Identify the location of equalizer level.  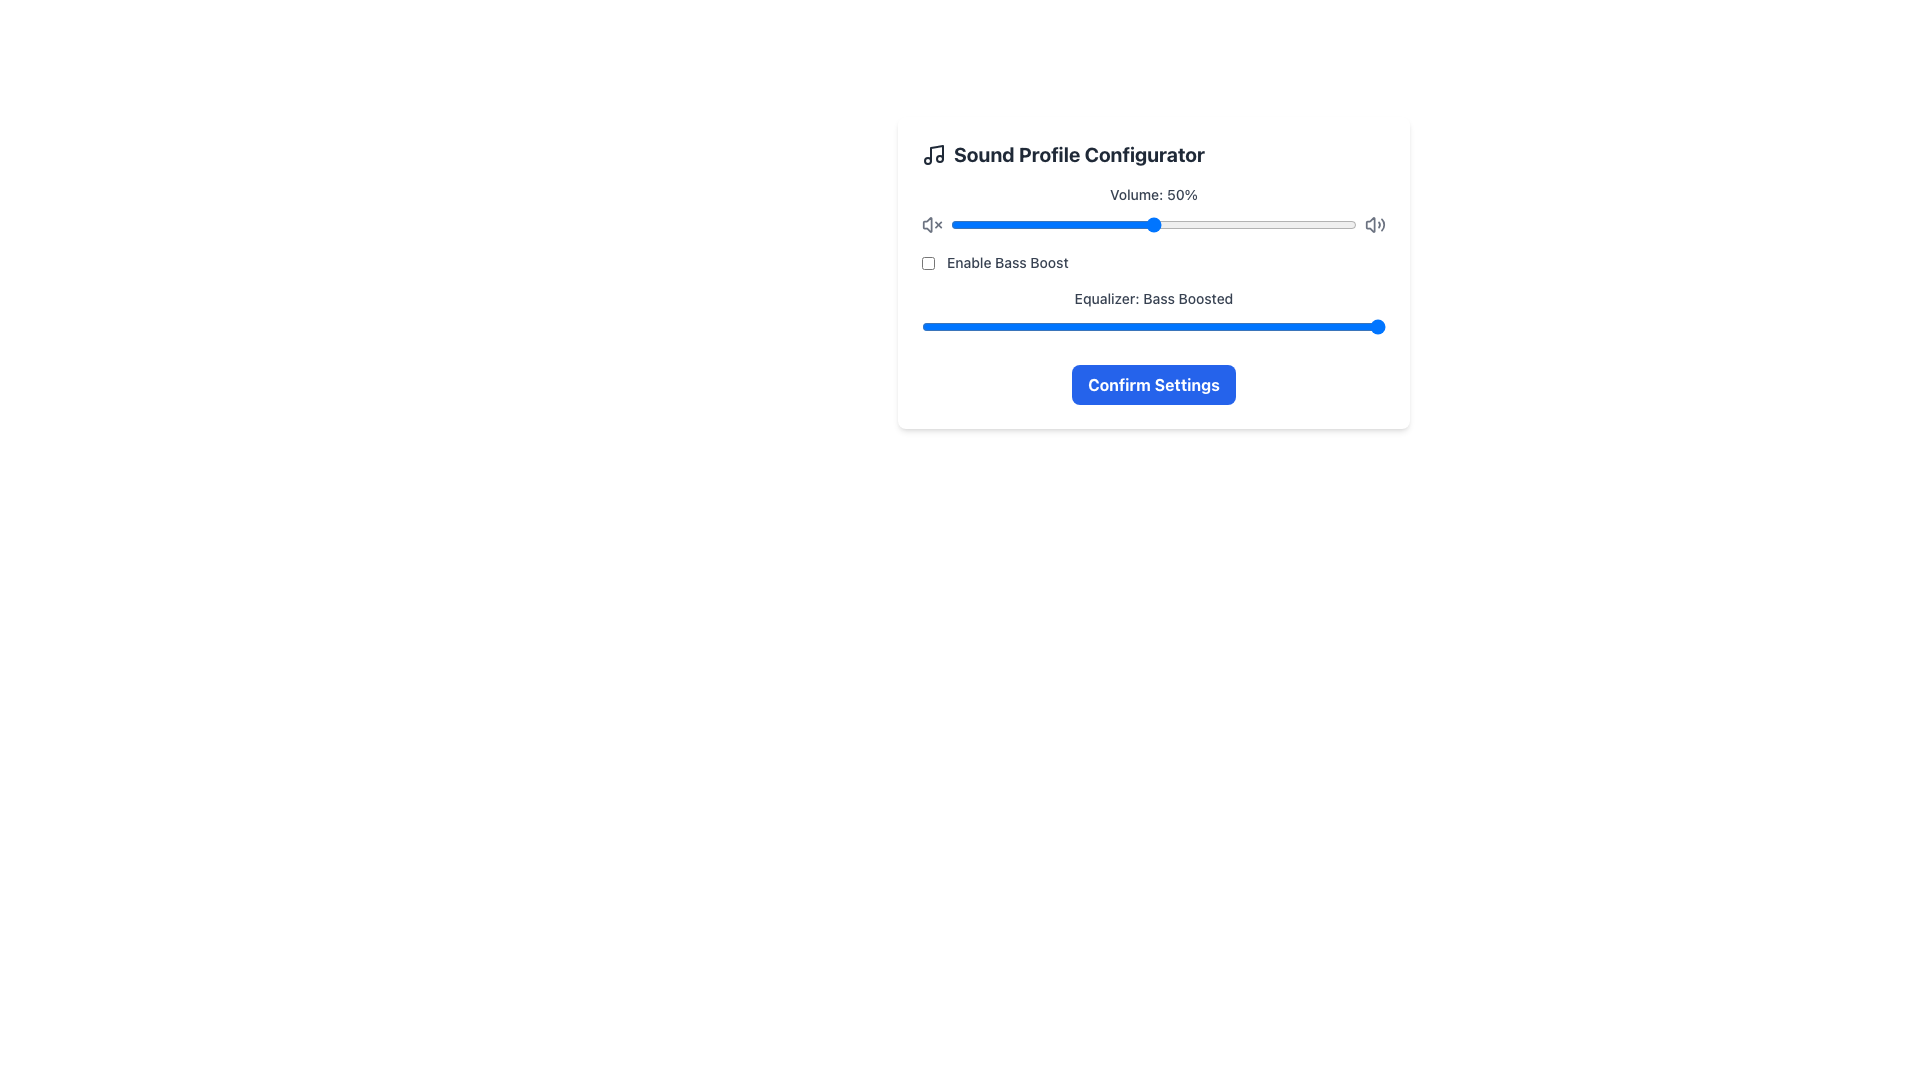
(1230, 326).